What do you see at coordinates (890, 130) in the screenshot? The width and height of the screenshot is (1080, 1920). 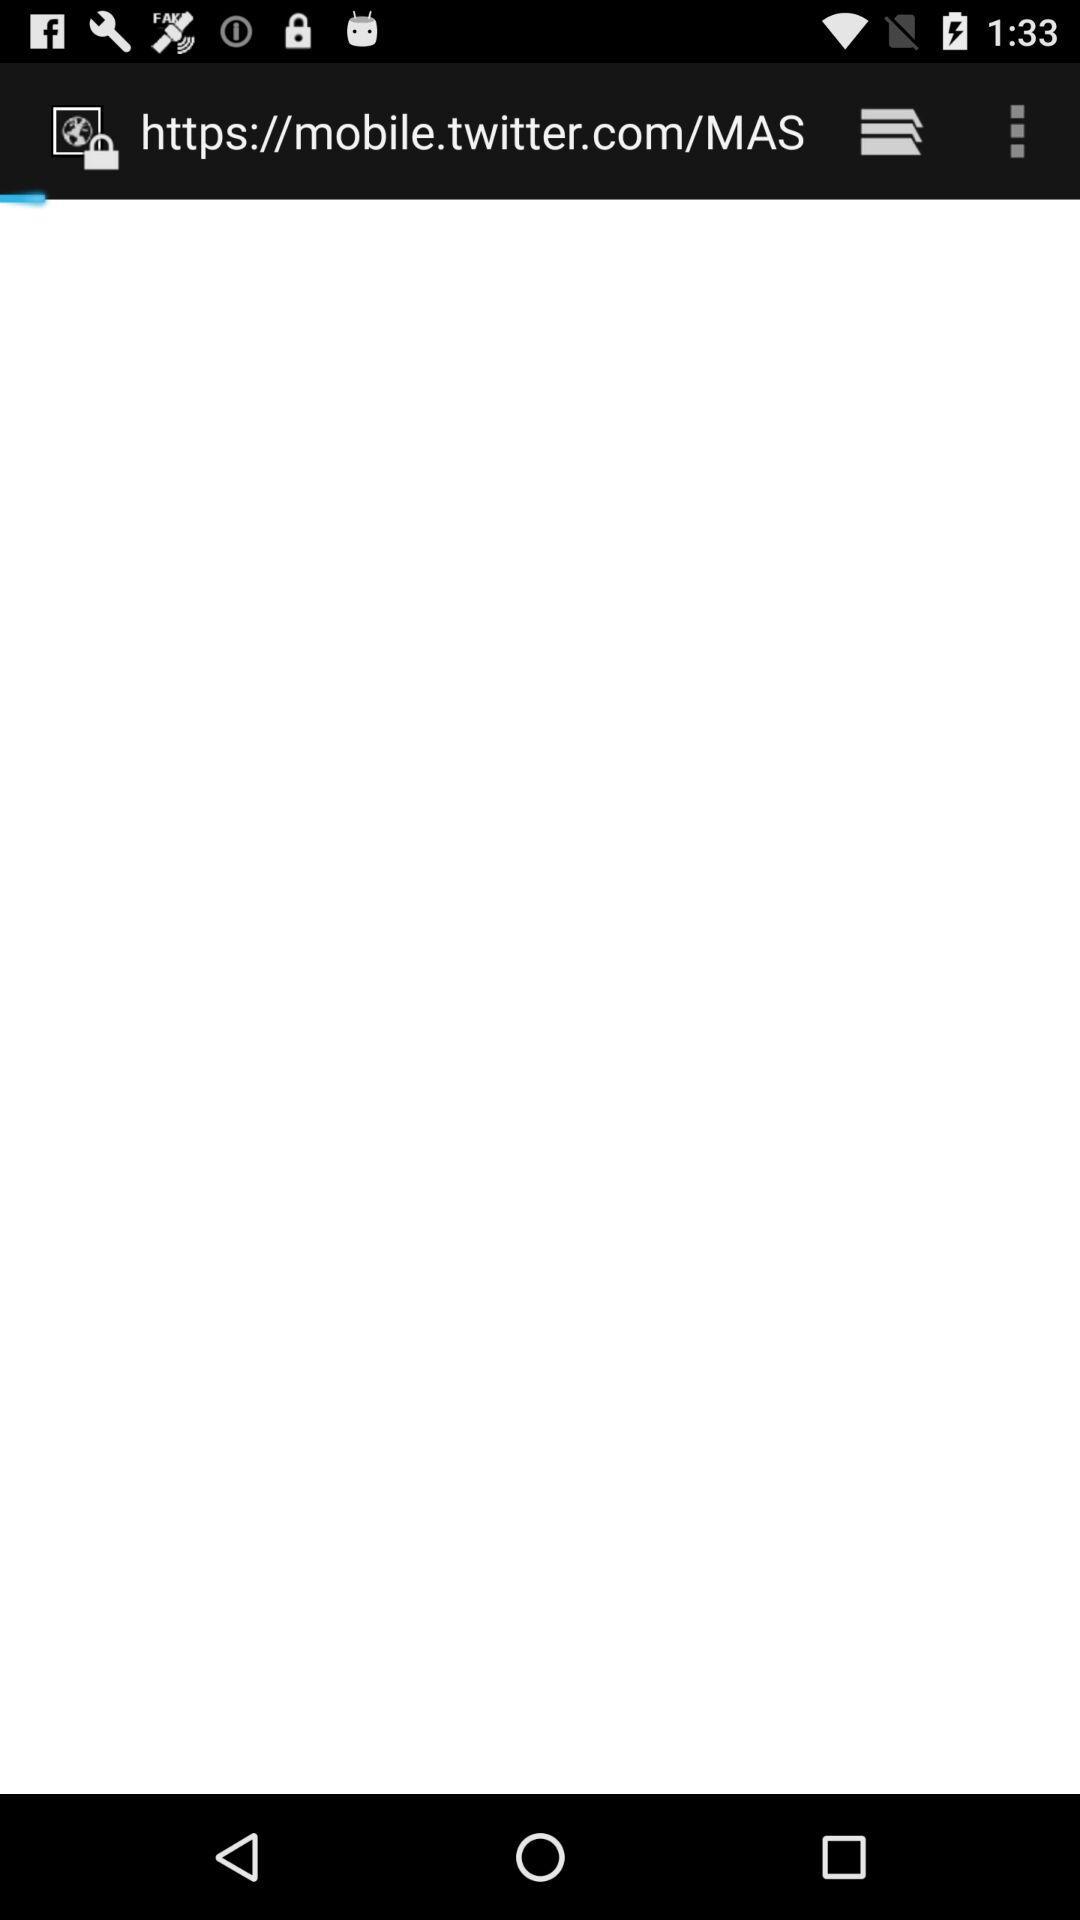 I see `icon to the right of the https mobile twitter` at bounding box center [890, 130].